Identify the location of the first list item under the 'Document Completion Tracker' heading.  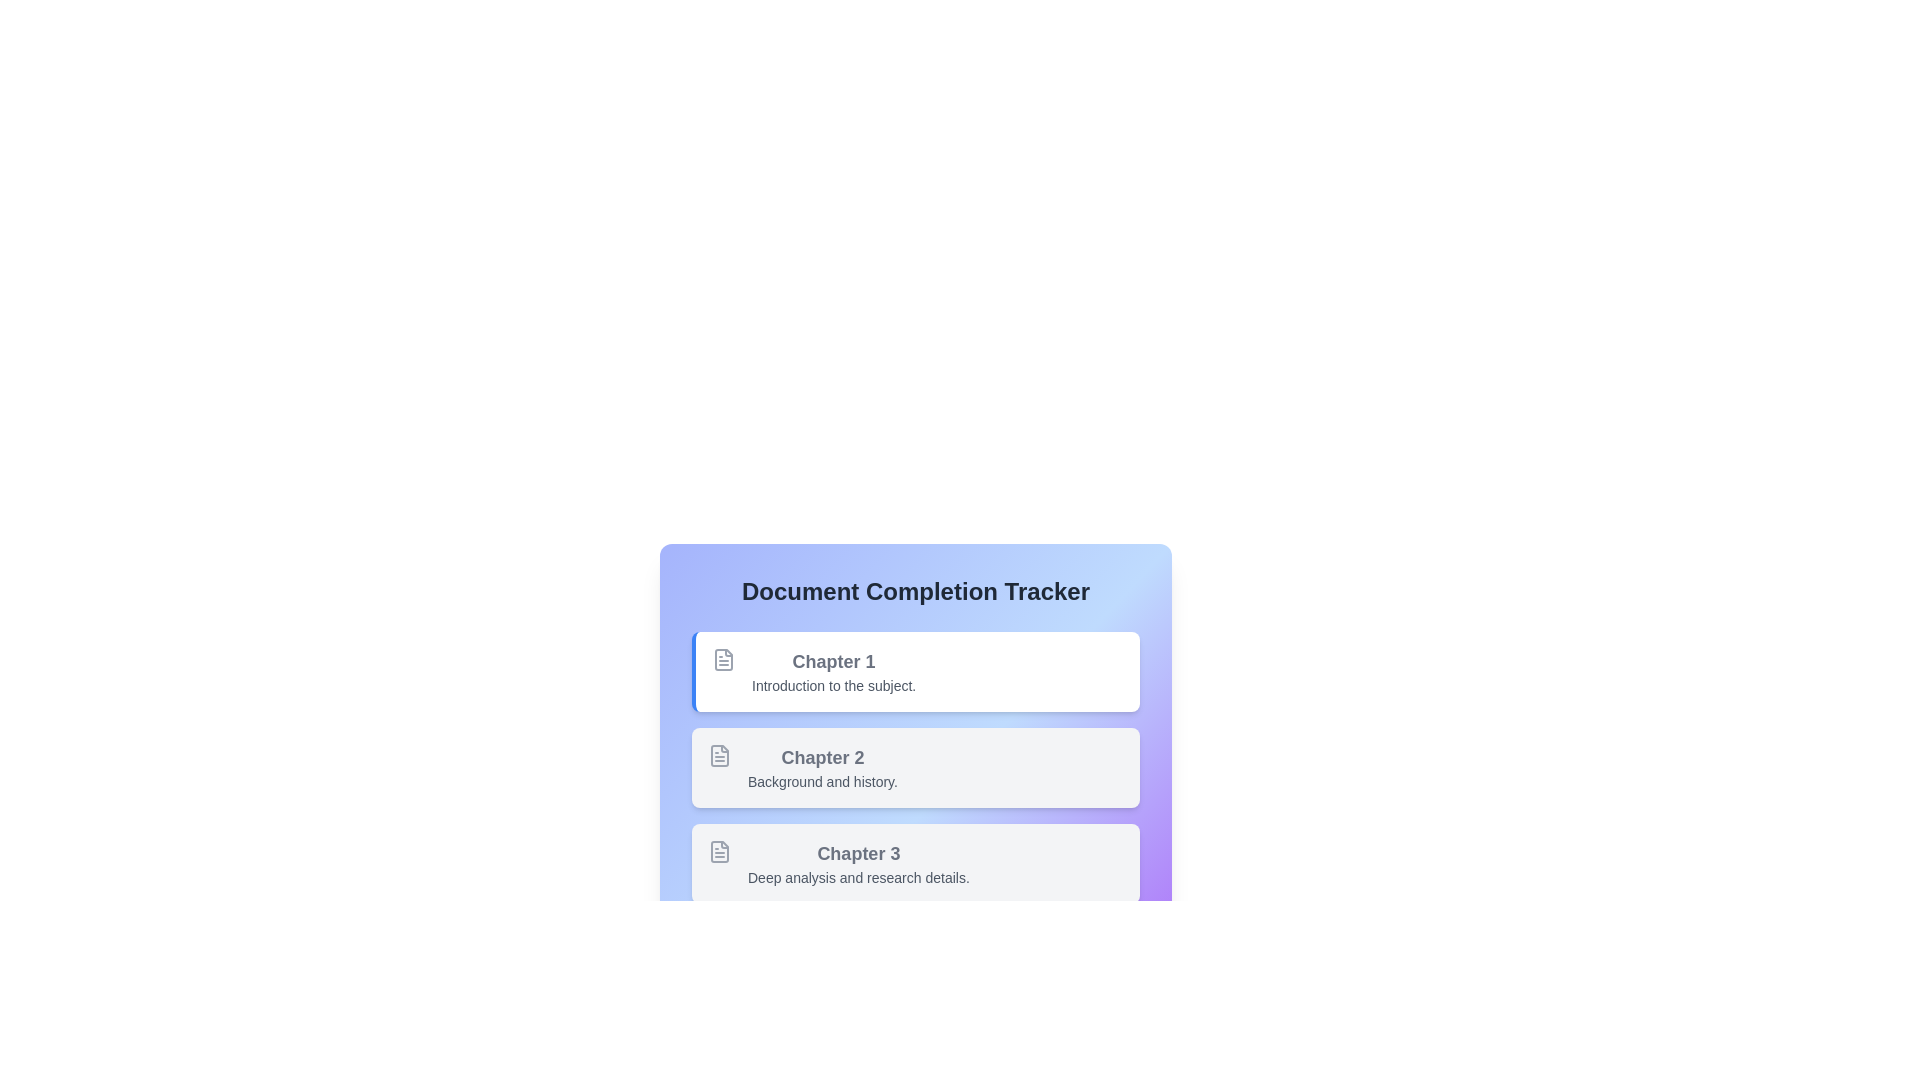
(915, 708).